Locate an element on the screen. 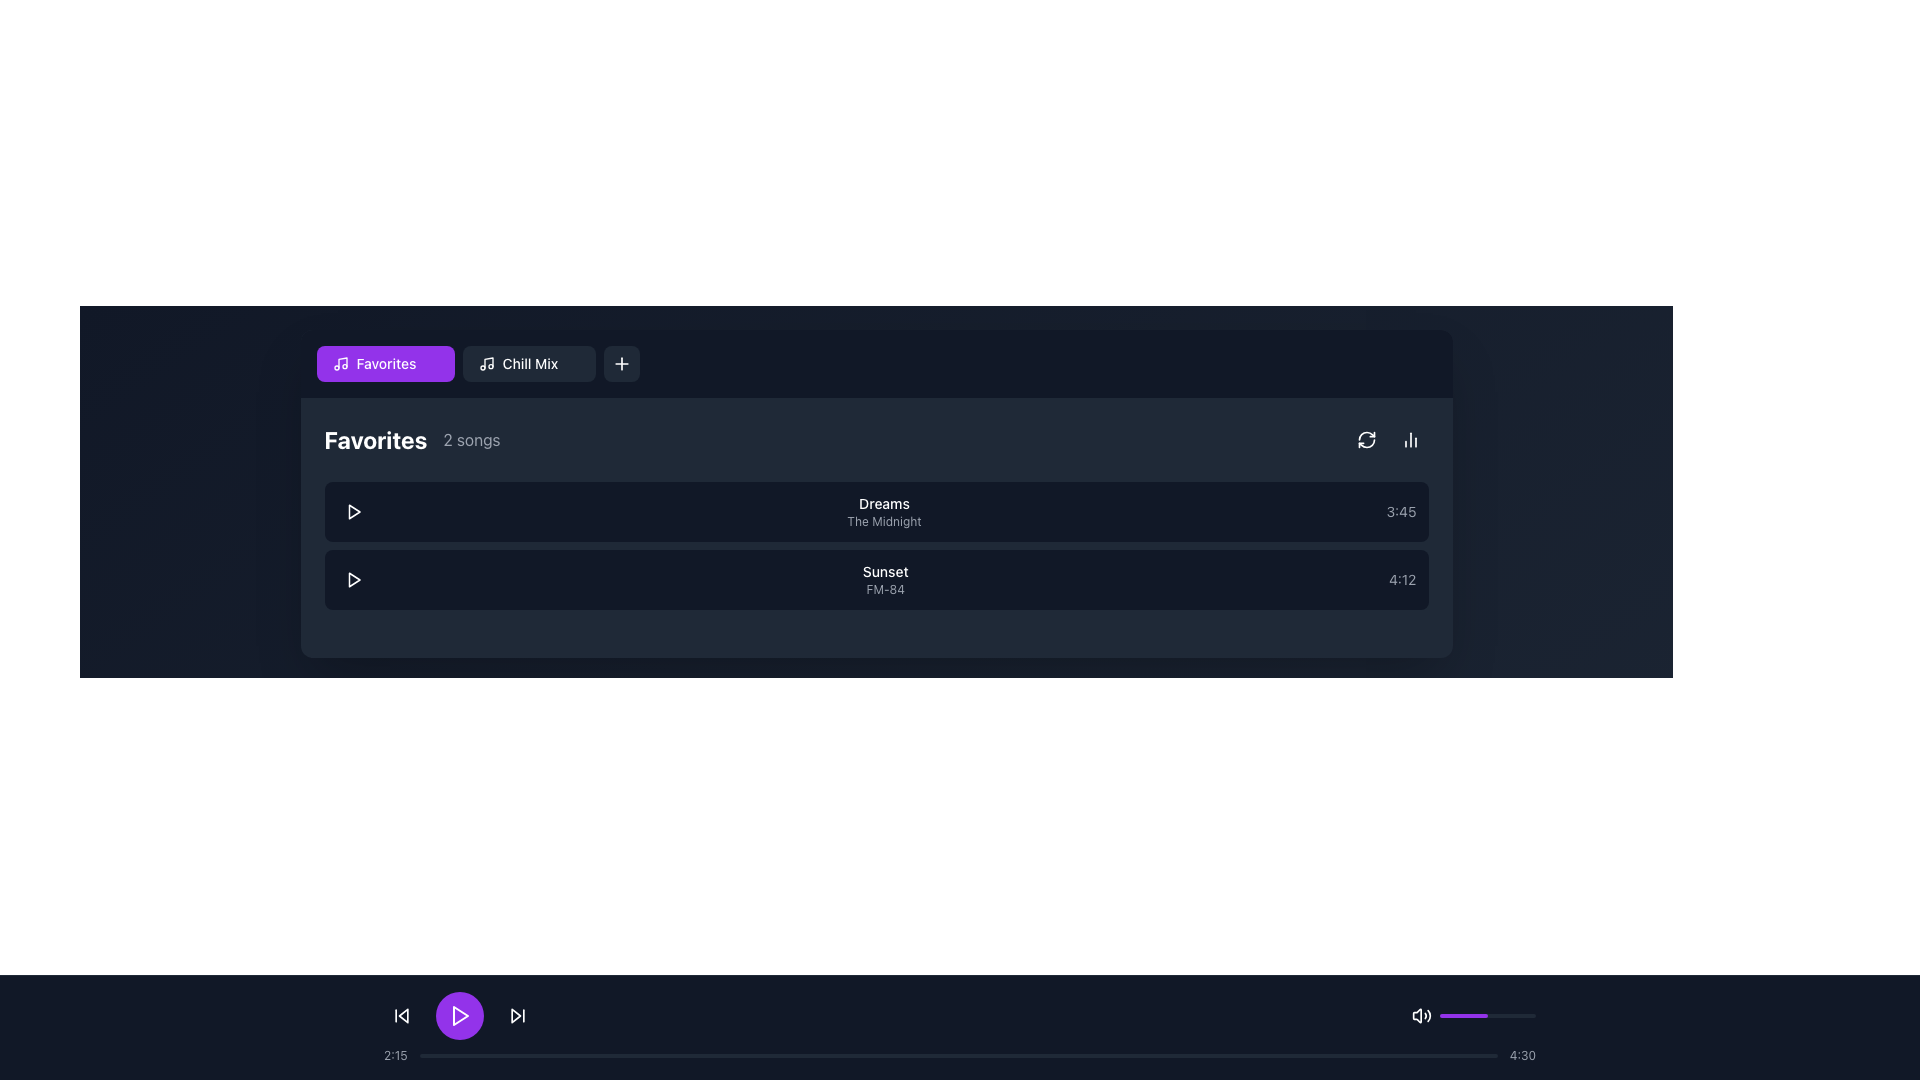  the 'Favorites' text element in the playlist overview section, which displays the title and number of songs is located at coordinates (411, 438).